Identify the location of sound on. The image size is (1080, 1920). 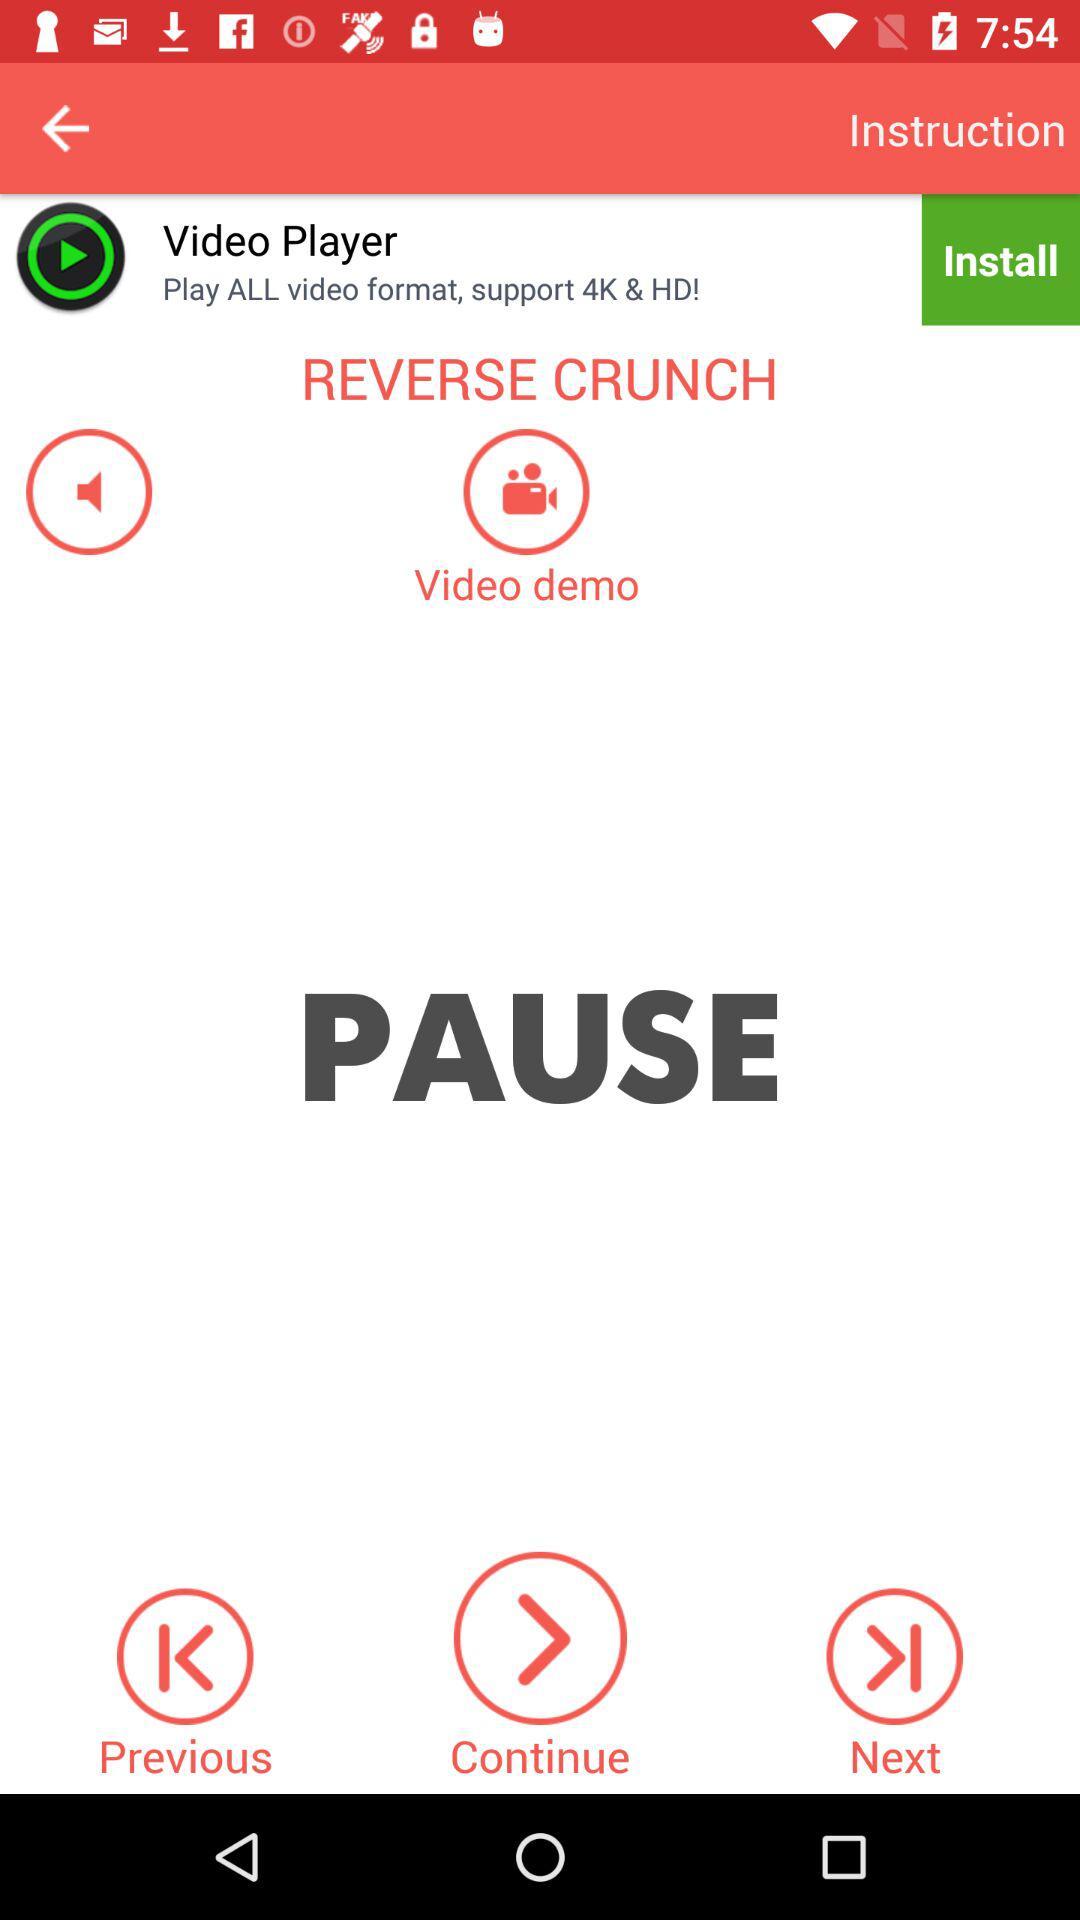
(75, 491).